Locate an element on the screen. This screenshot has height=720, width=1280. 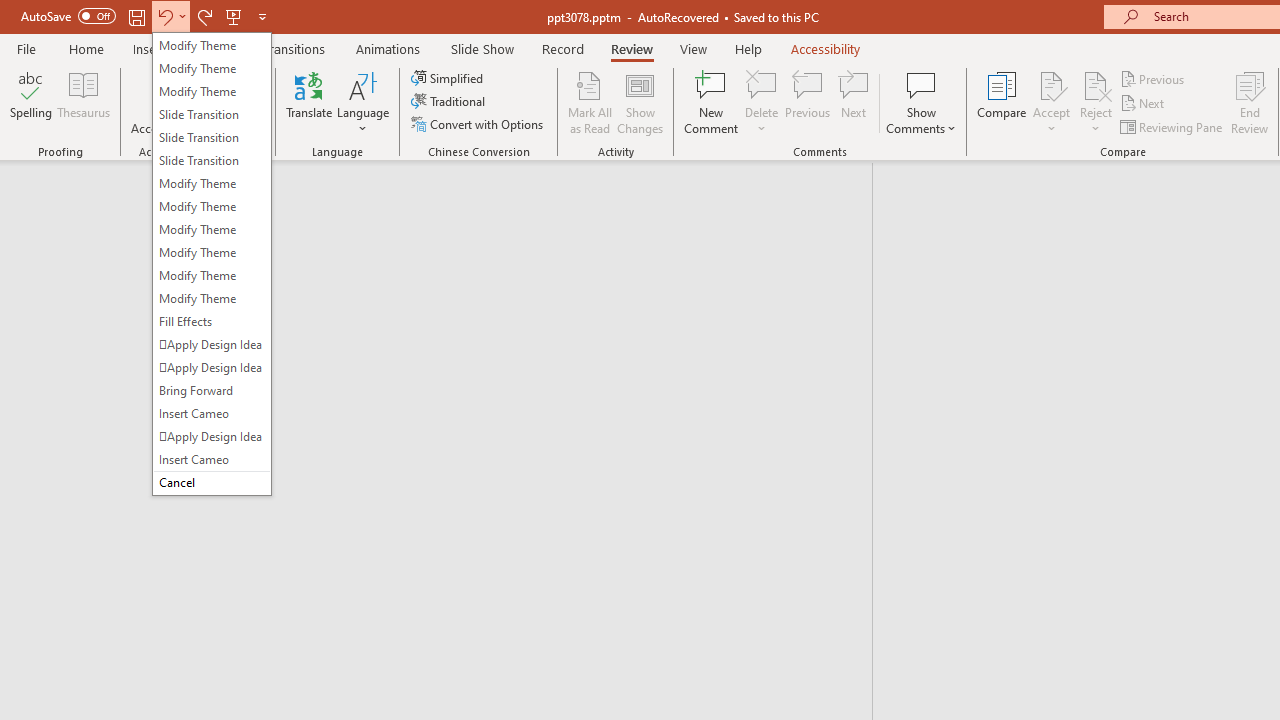
'Accept Change' is located at coordinates (1050, 84).